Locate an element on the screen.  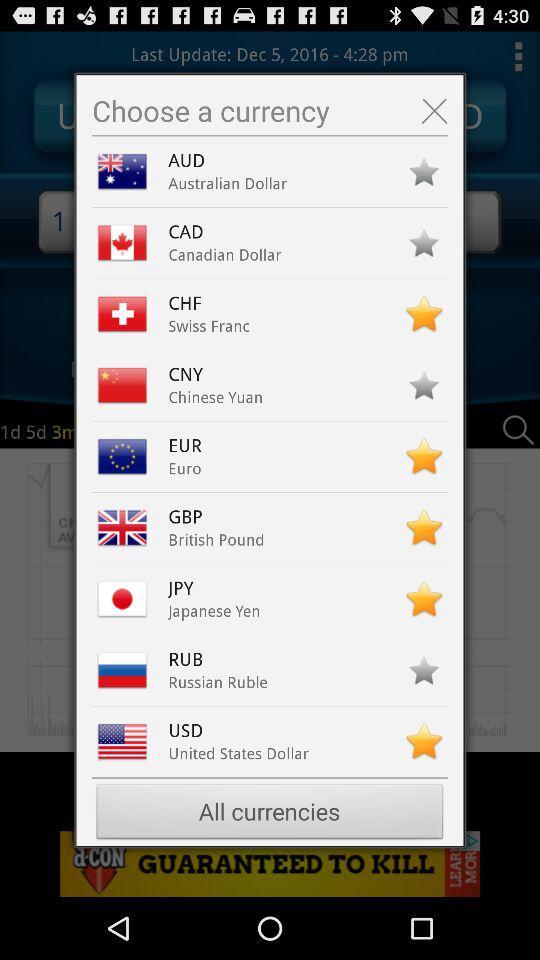
british pound icon is located at coordinates (215, 539).